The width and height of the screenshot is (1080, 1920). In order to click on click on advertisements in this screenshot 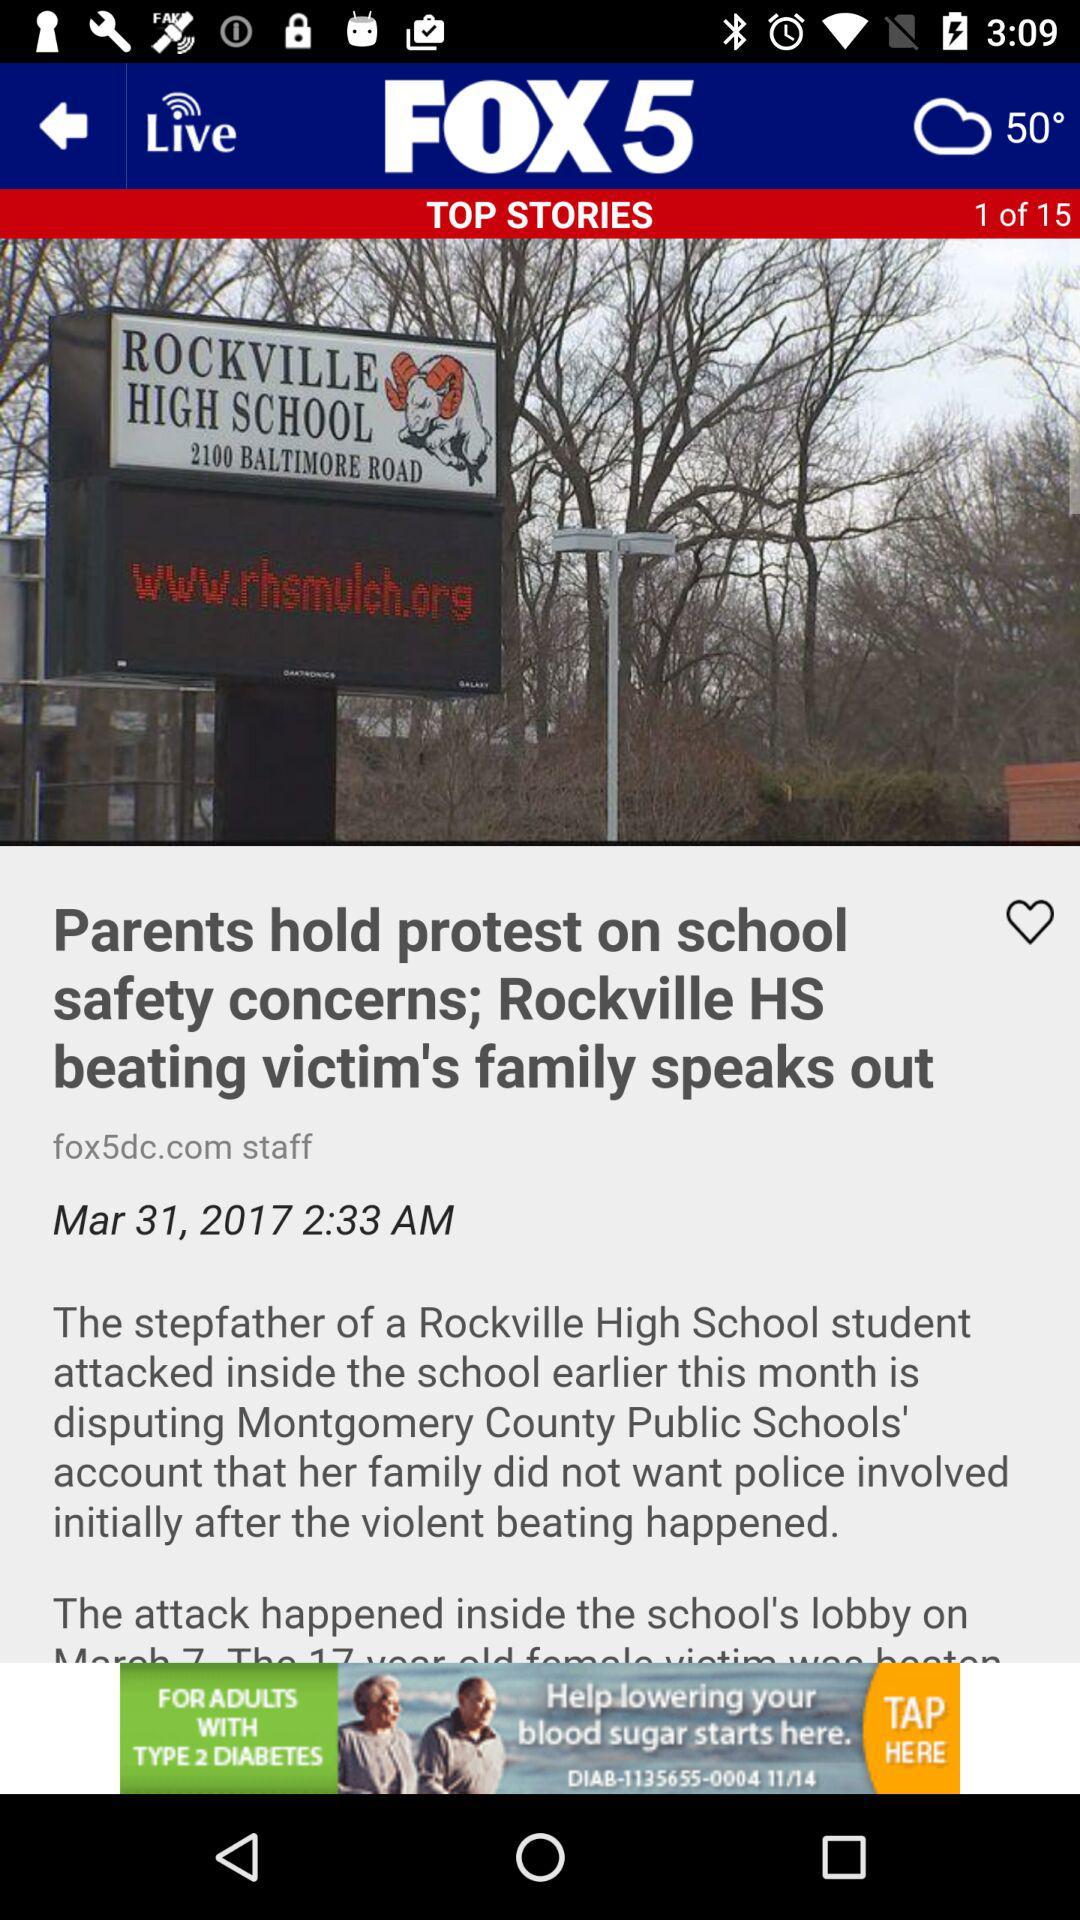, I will do `click(540, 1727)`.